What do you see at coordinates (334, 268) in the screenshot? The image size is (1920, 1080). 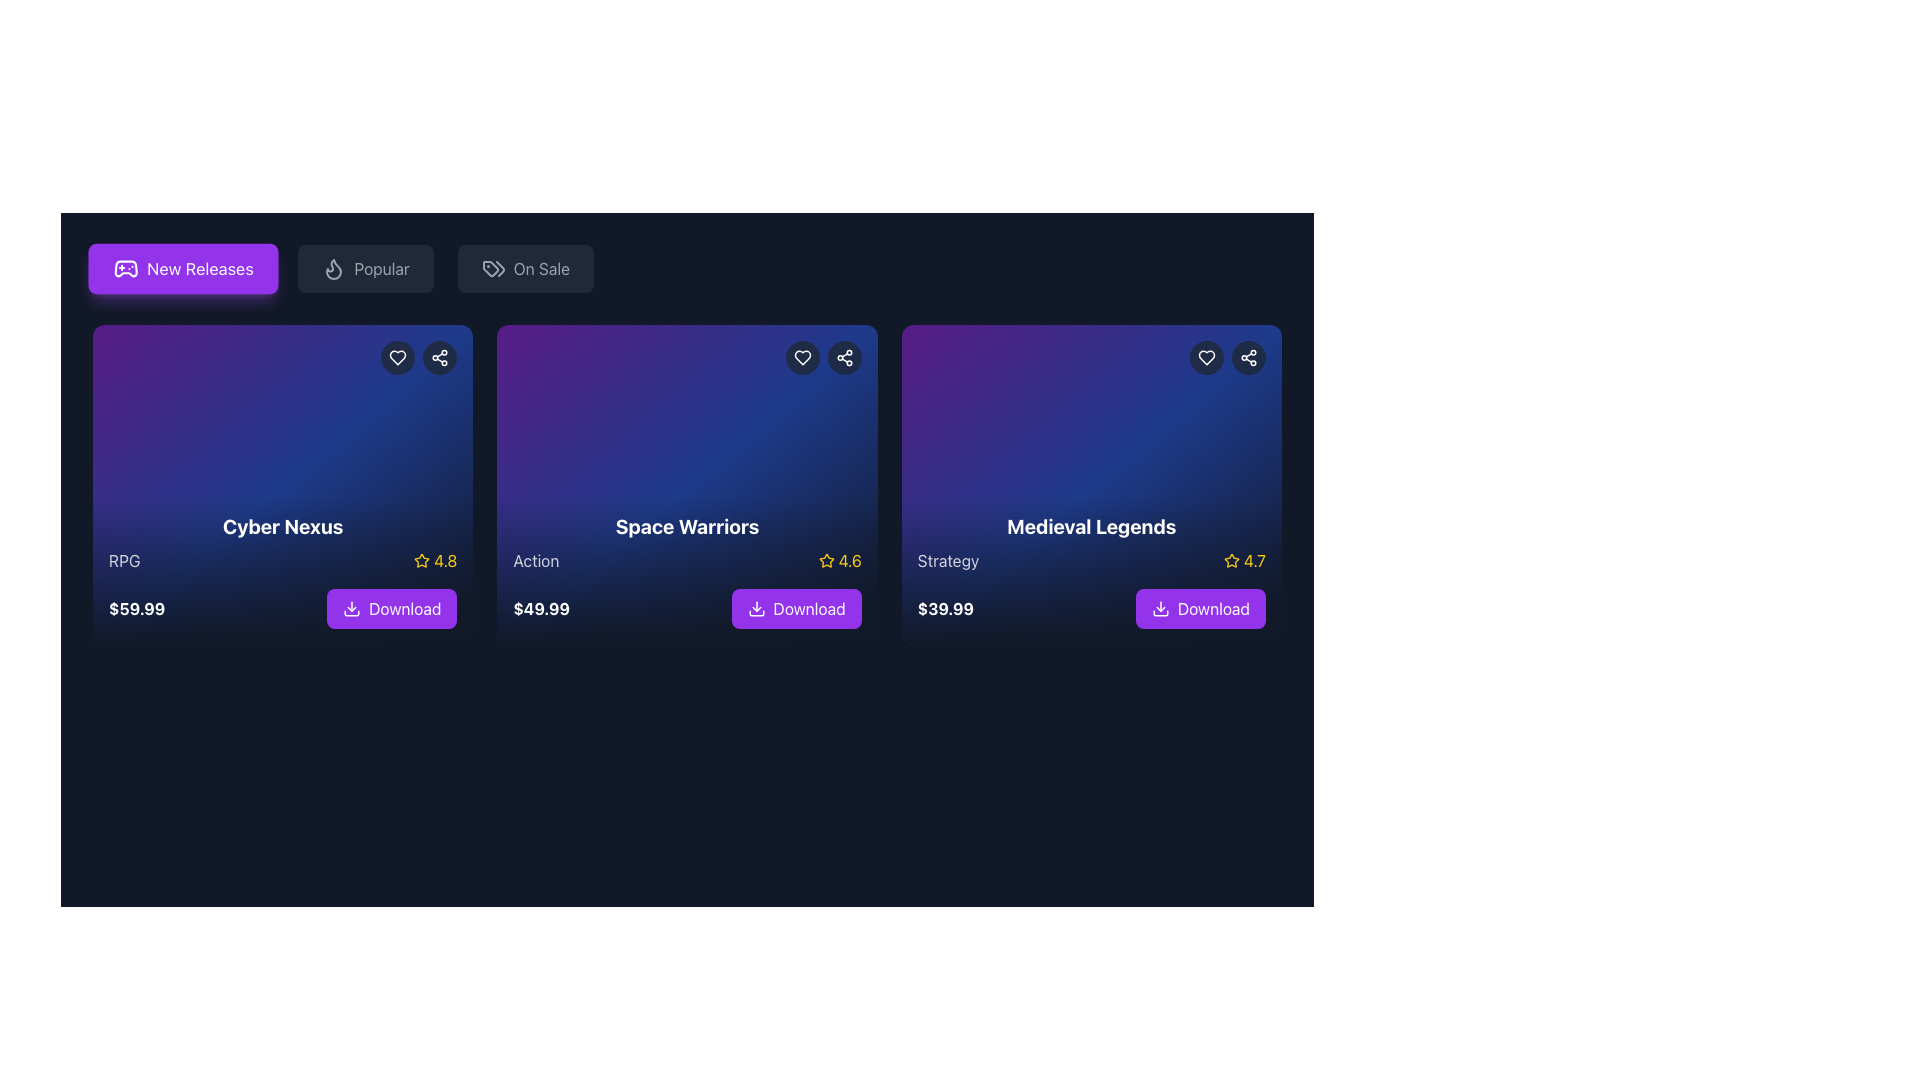 I see `the flame icon in the toolbar, which represents fire or heat and is located to the right of the 'New Releases' button` at bounding box center [334, 268].